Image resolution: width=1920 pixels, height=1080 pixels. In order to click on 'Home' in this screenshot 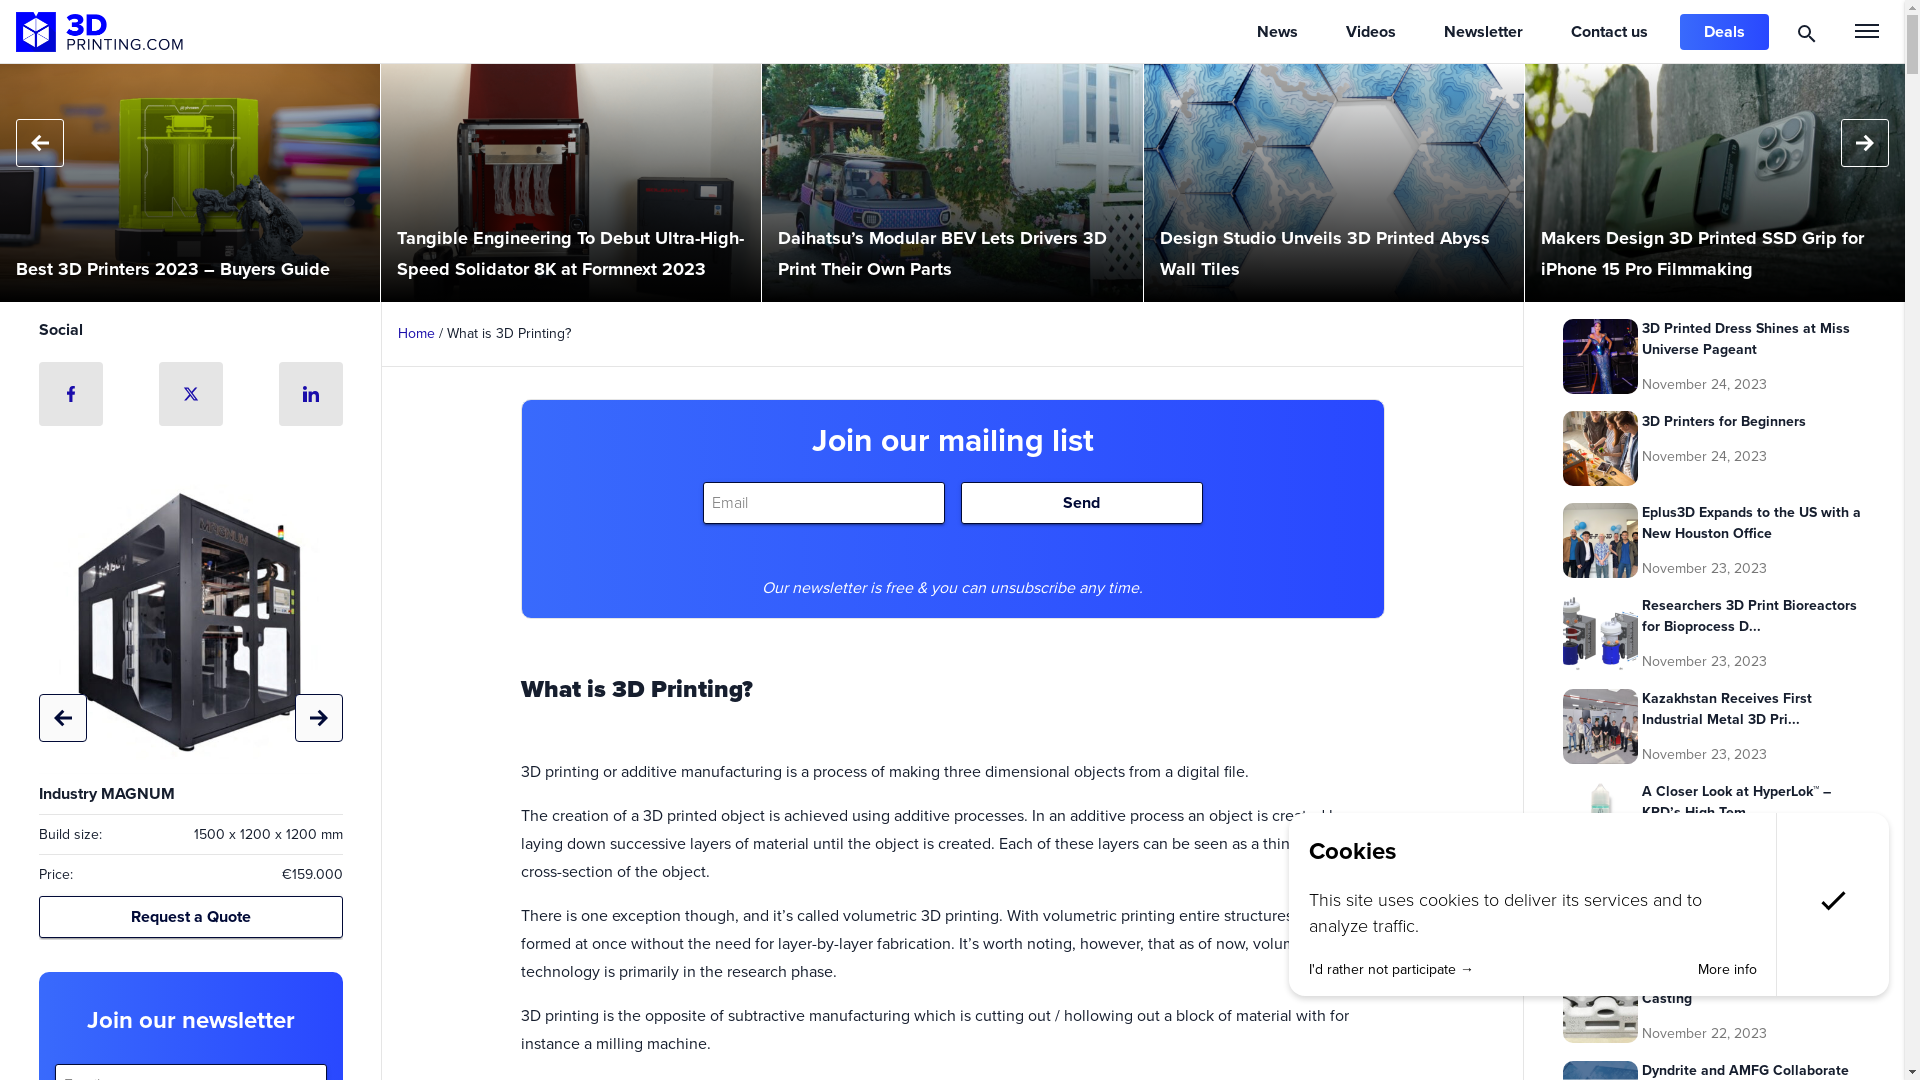, I will do `click(415, 332)`.